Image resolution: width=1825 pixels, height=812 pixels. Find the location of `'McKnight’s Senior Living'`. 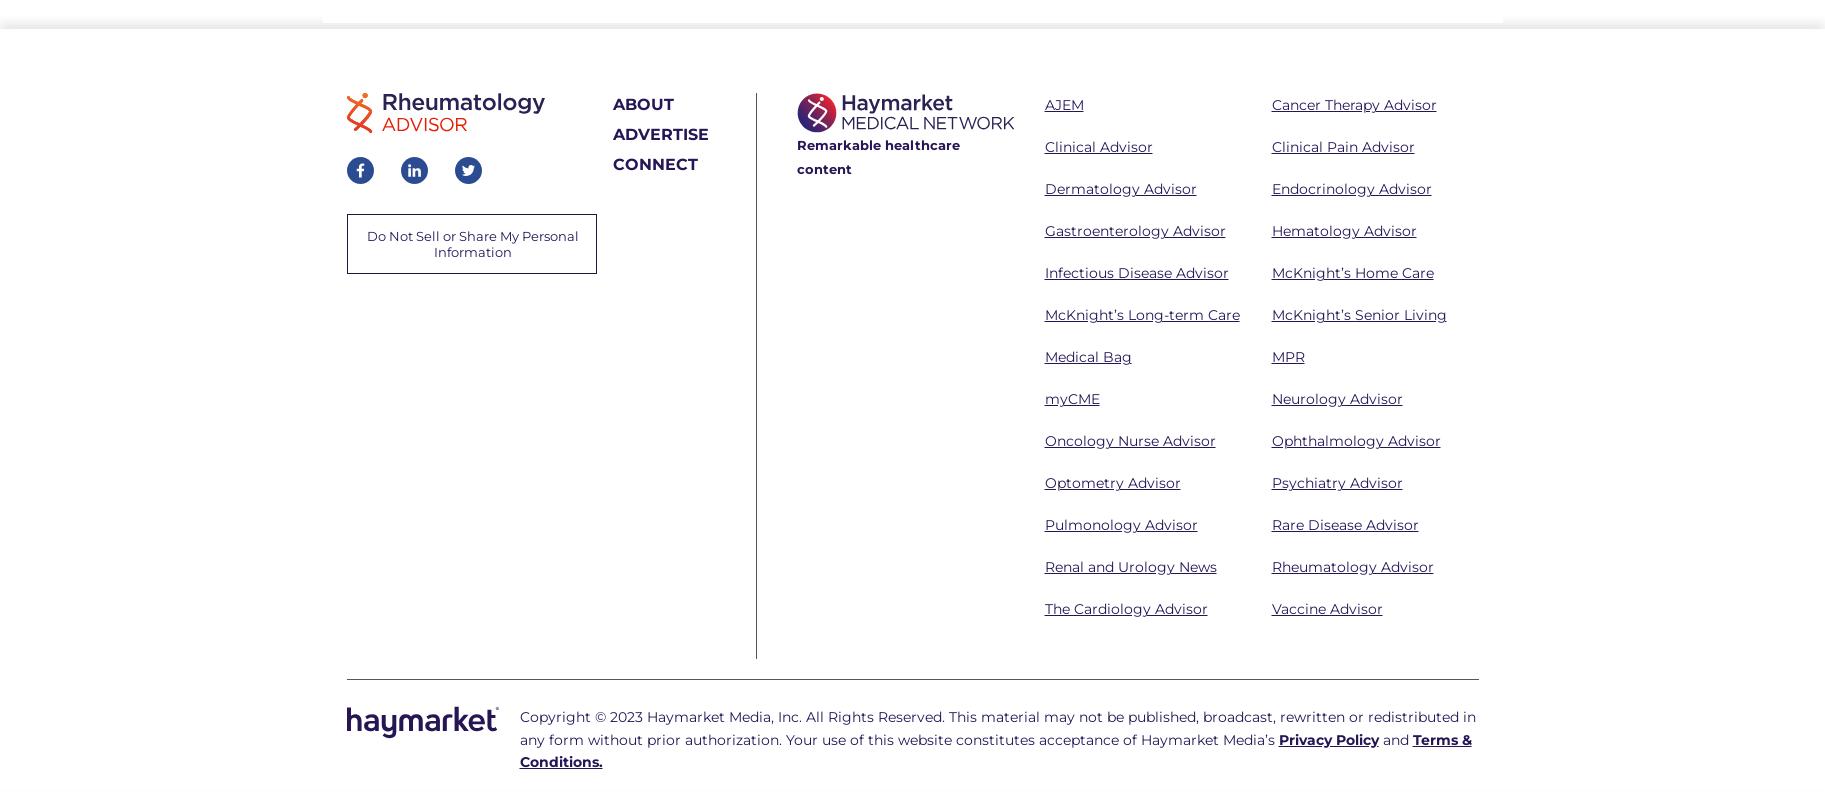

'McKnight’s Senior Living' is located at coordinates (1358, 314).